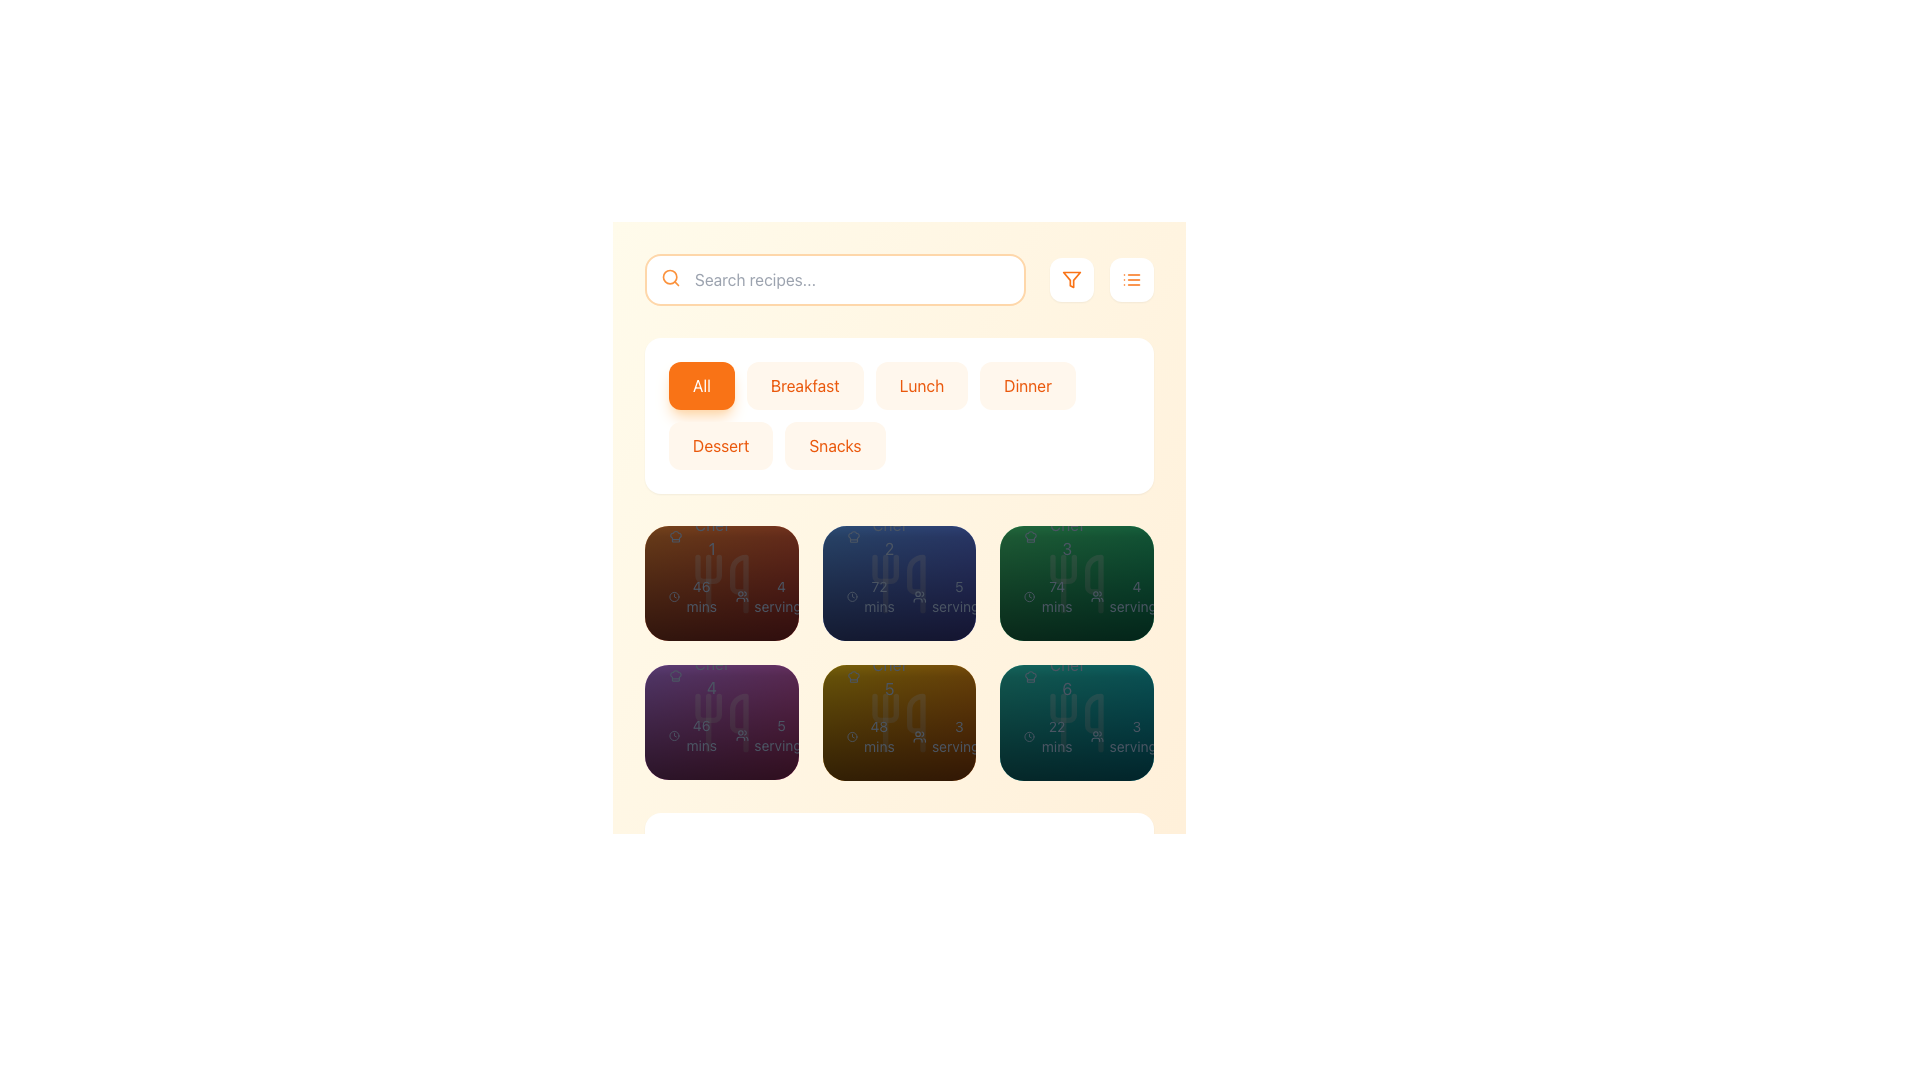  I want to click on the Triangle icon (SVG graphic) located in the navigation bar, to the right of the search bar, to activate the filter function, so click(1070, 280).